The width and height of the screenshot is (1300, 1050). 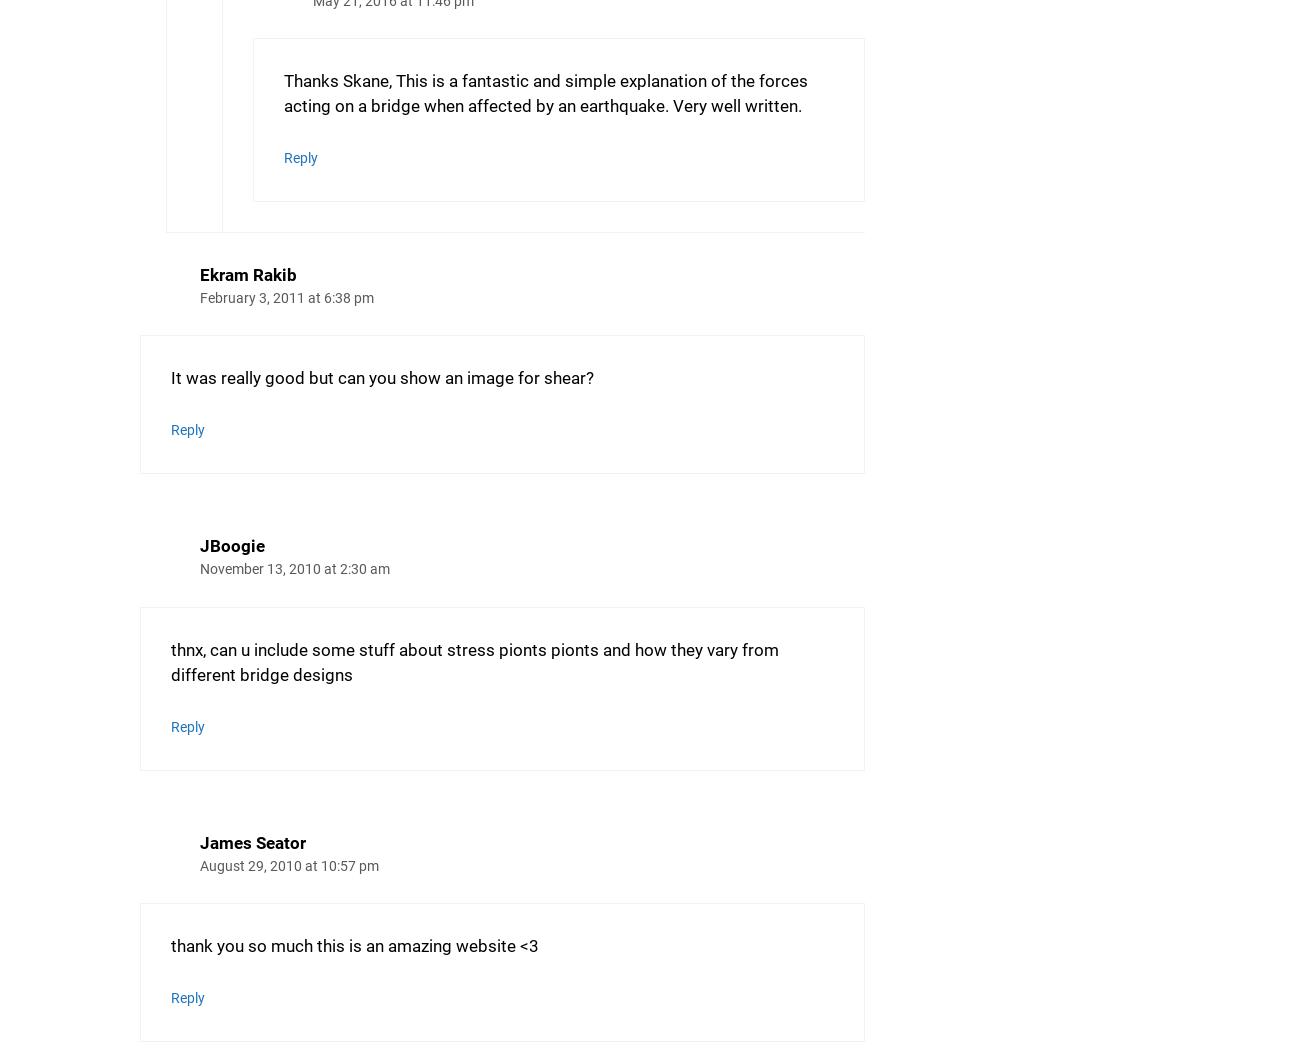 I want to click on 'August 29, 2010 at 10:57 pm', so click(x=289, y=865).